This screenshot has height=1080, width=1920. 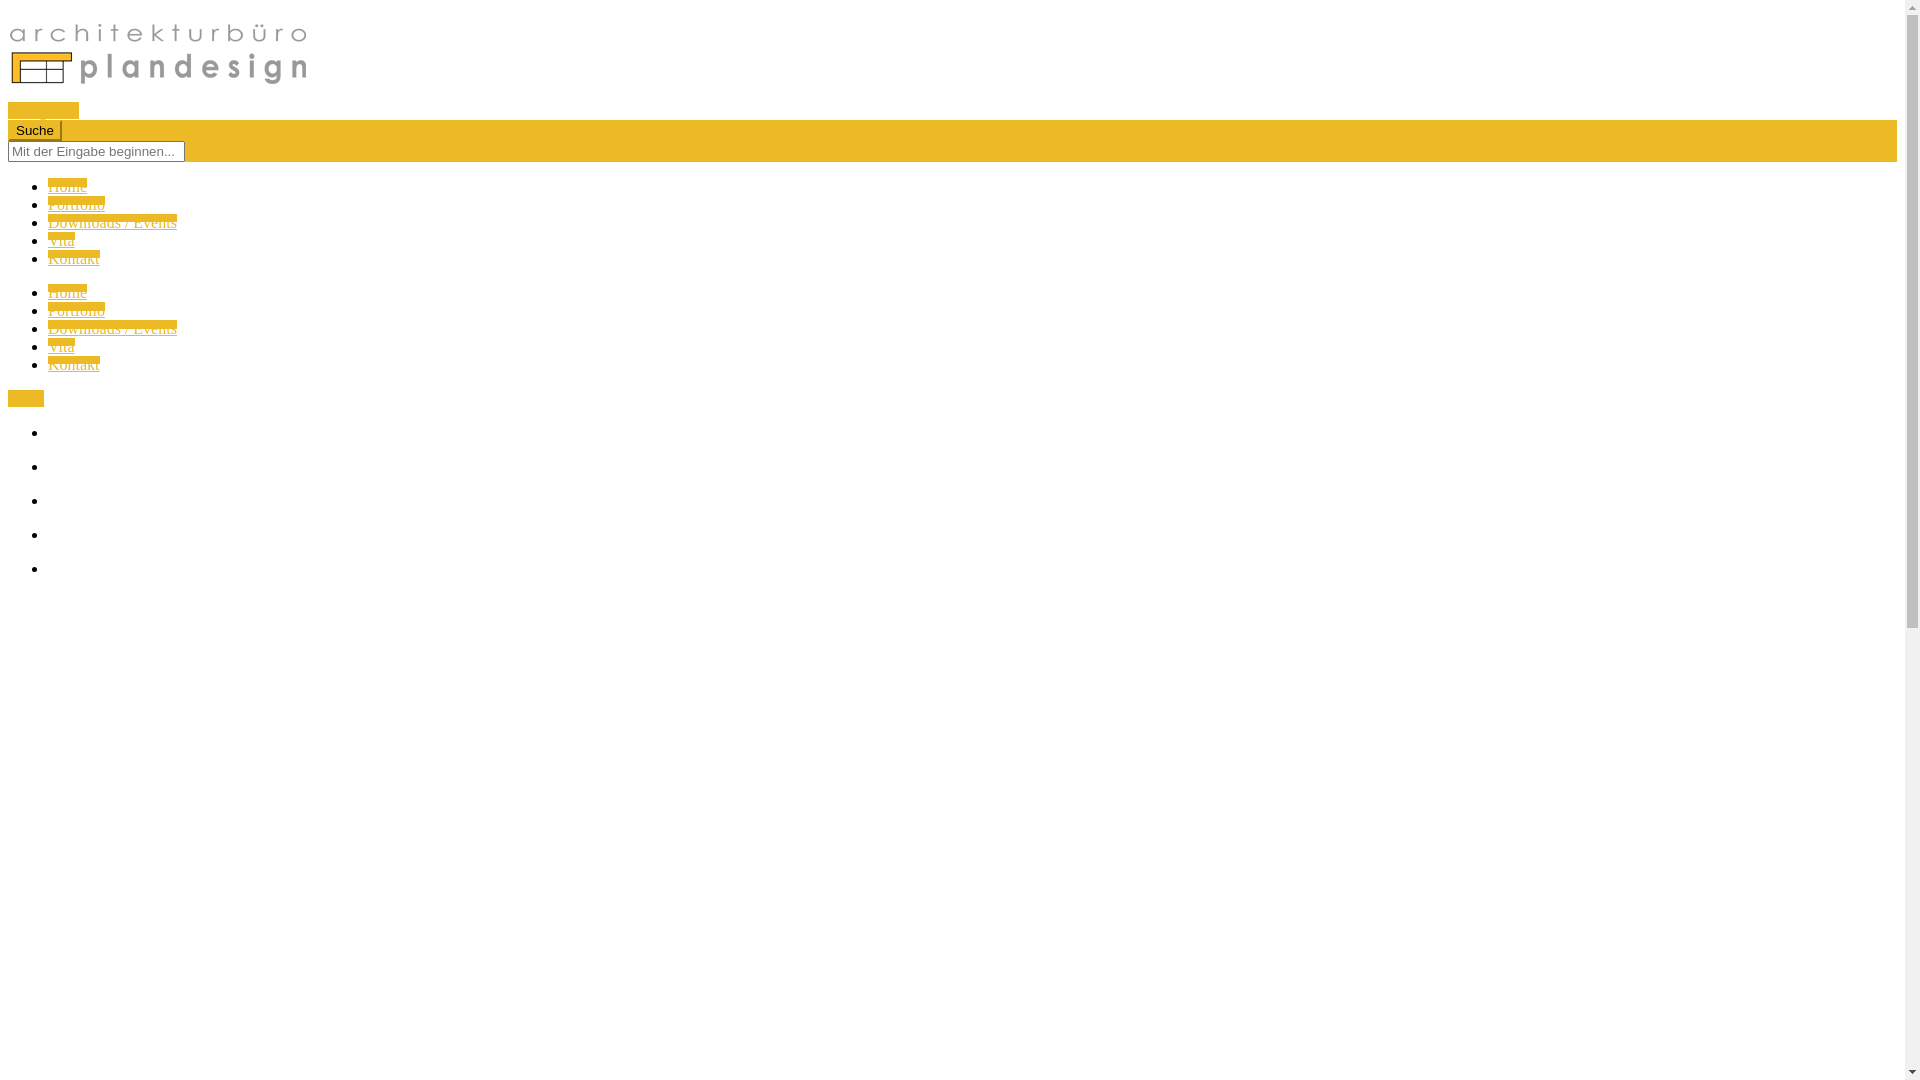 What do you see at coordinates (48, 257) in the screenshot?
I see `'Kontakt'` at bounding box center [48, 257].